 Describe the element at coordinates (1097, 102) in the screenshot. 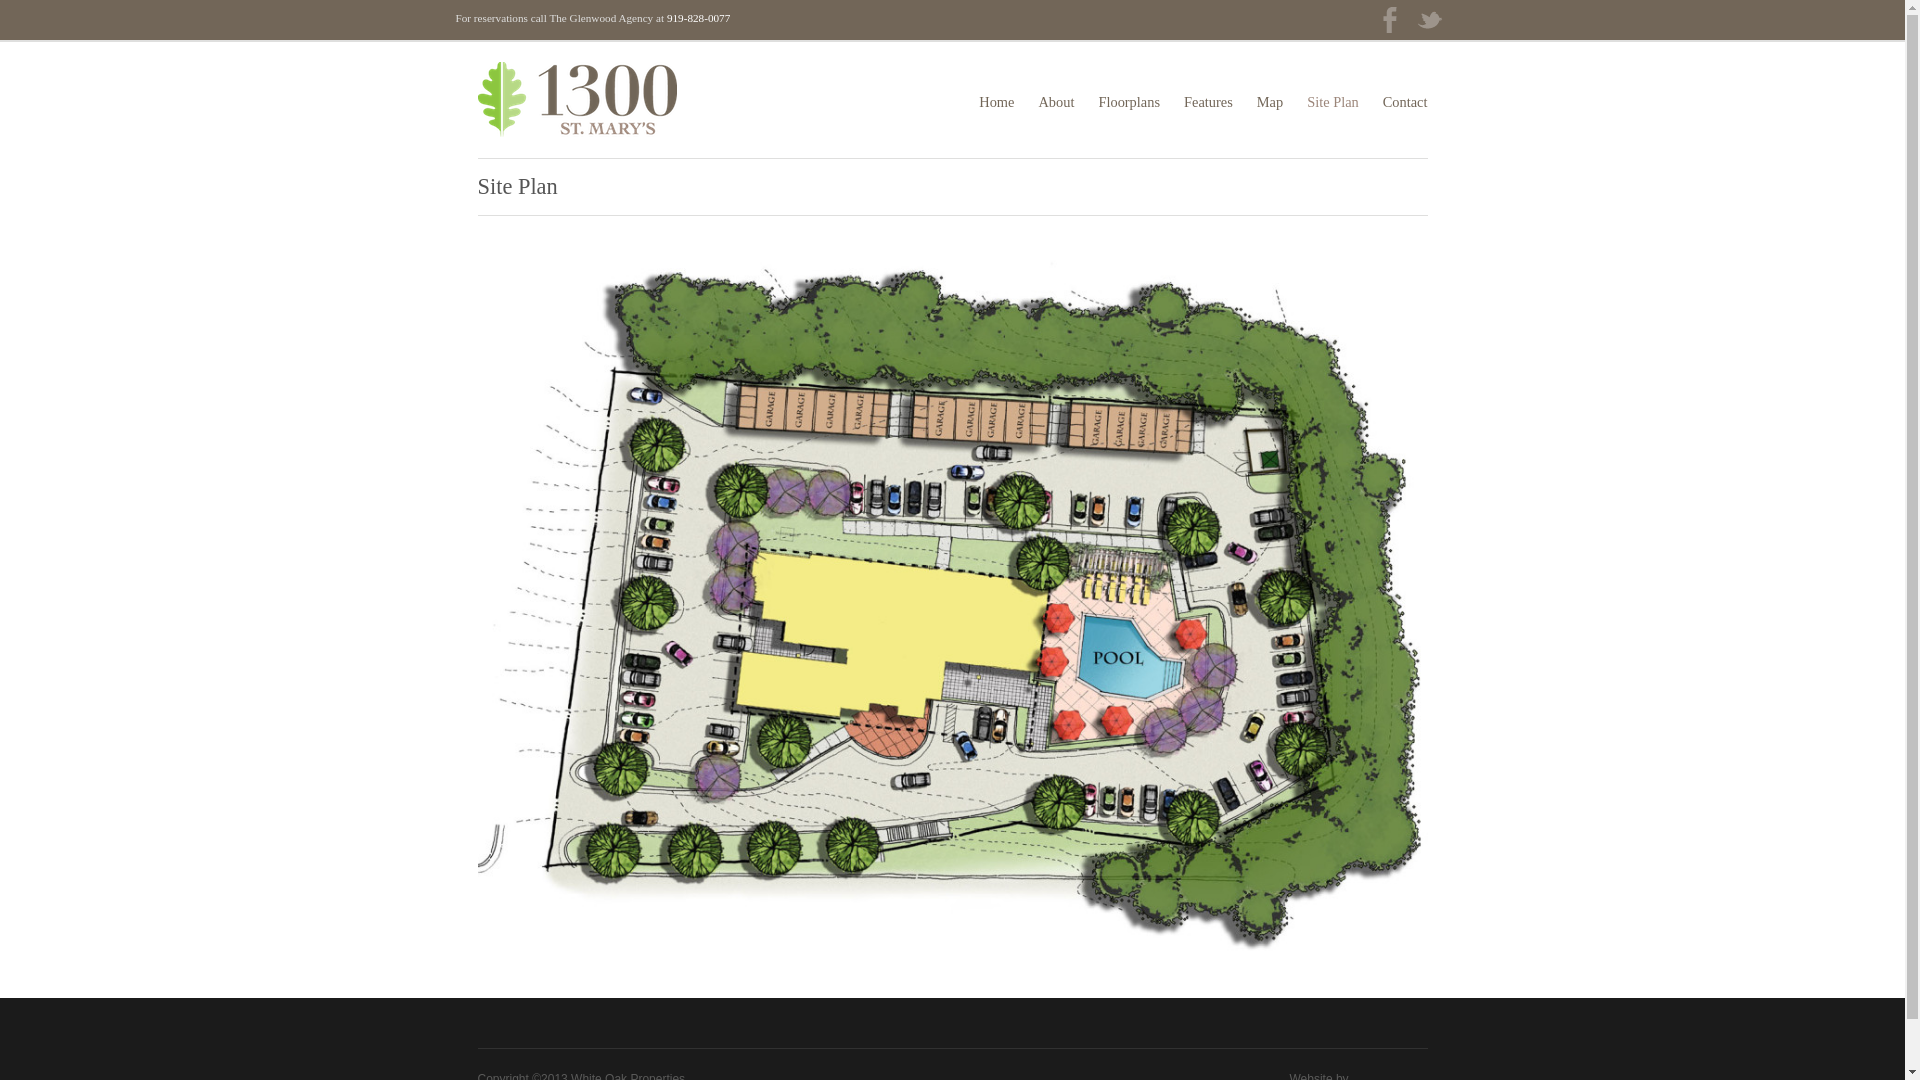

I see `'Floorplans'` at that location.